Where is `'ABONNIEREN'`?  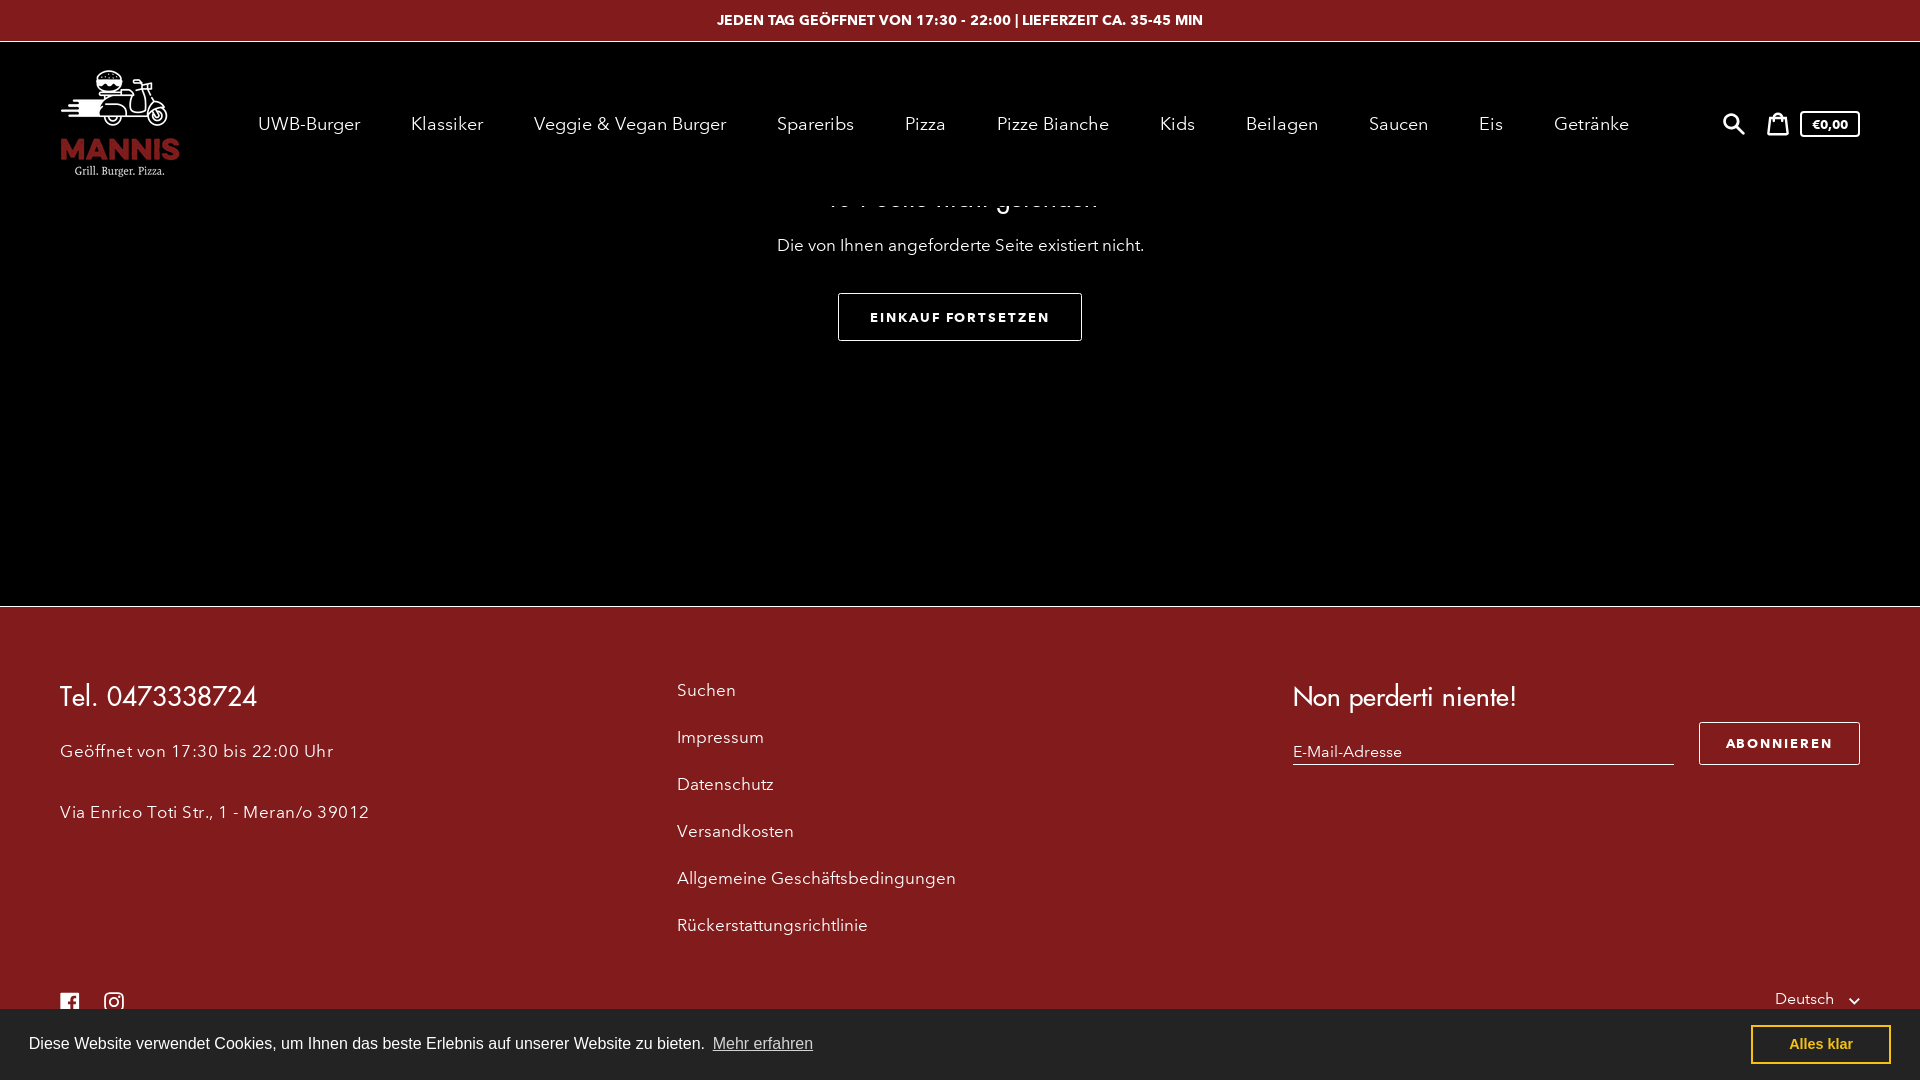
'ABONNIEREN' is located at coordinates (1779, 743).